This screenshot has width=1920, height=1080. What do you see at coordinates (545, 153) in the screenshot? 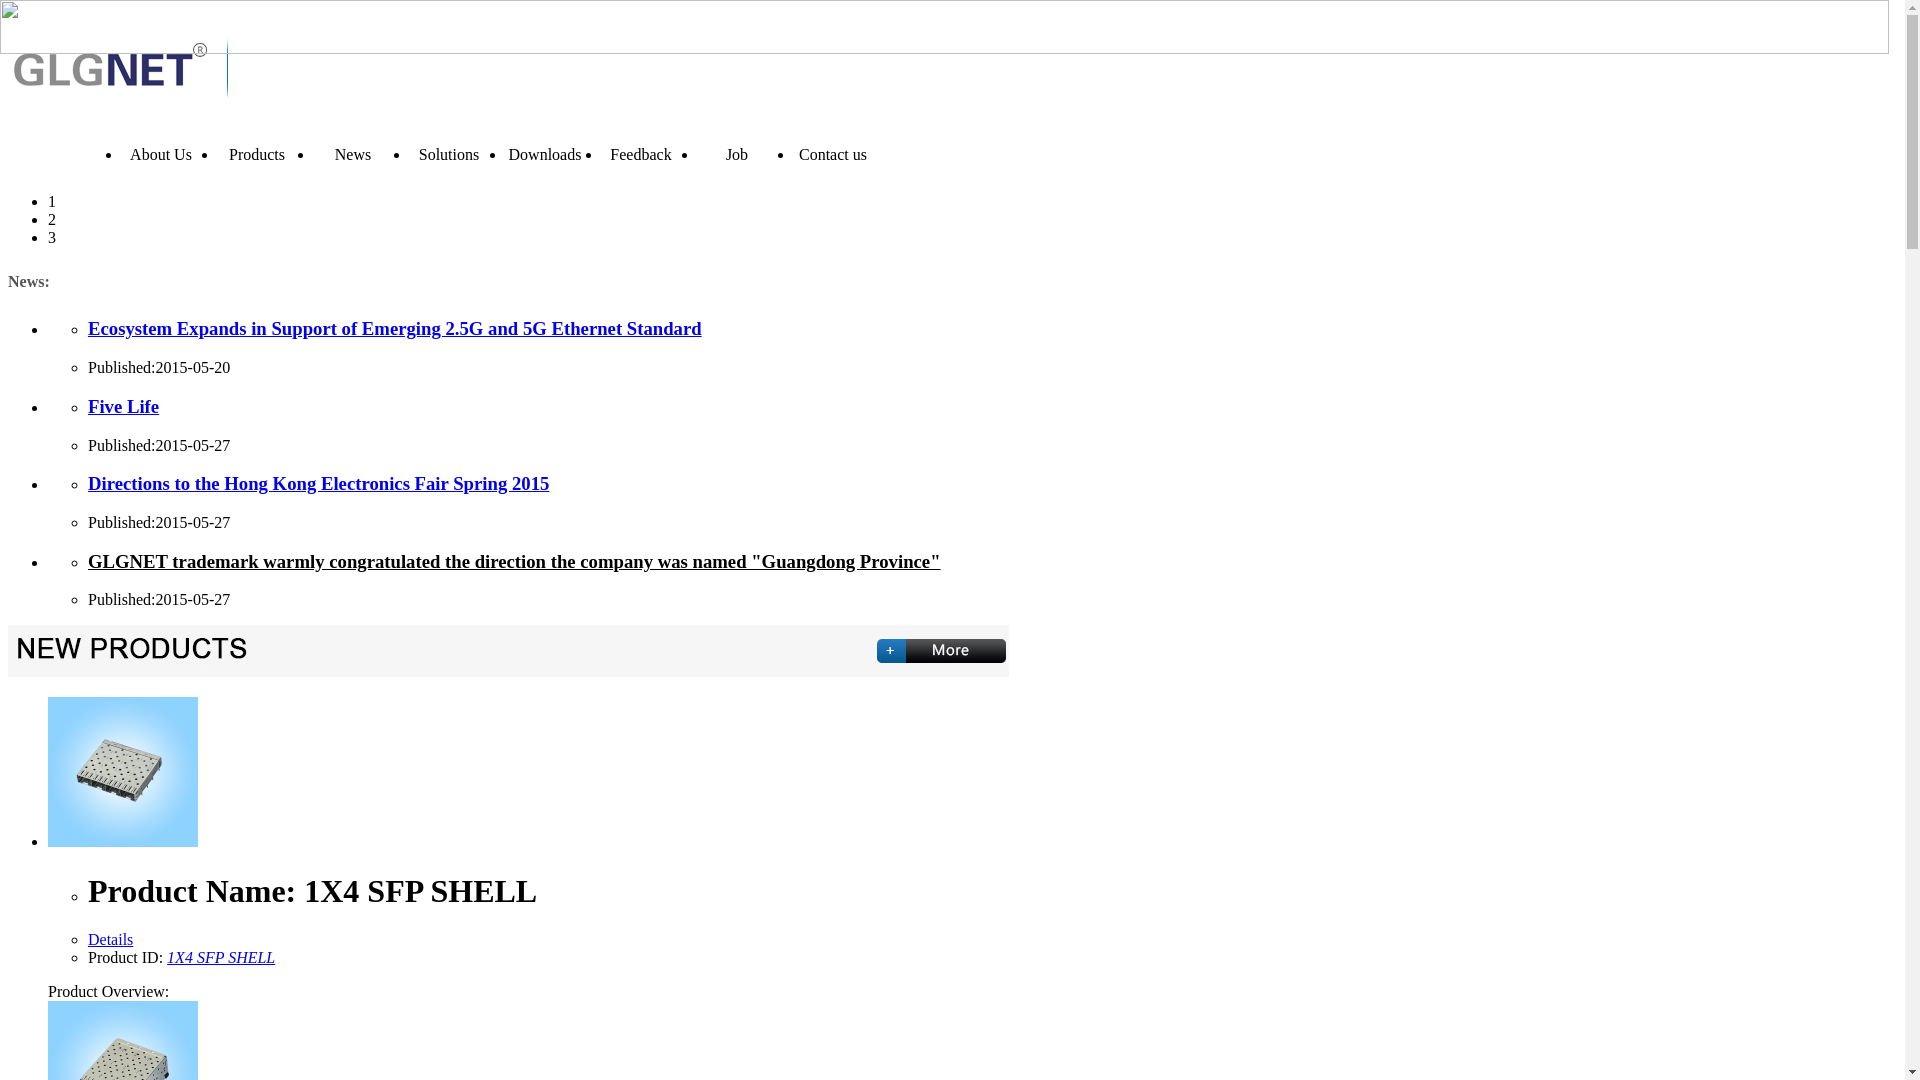
I see `'Downloads'` at bounding box center [545, 153].